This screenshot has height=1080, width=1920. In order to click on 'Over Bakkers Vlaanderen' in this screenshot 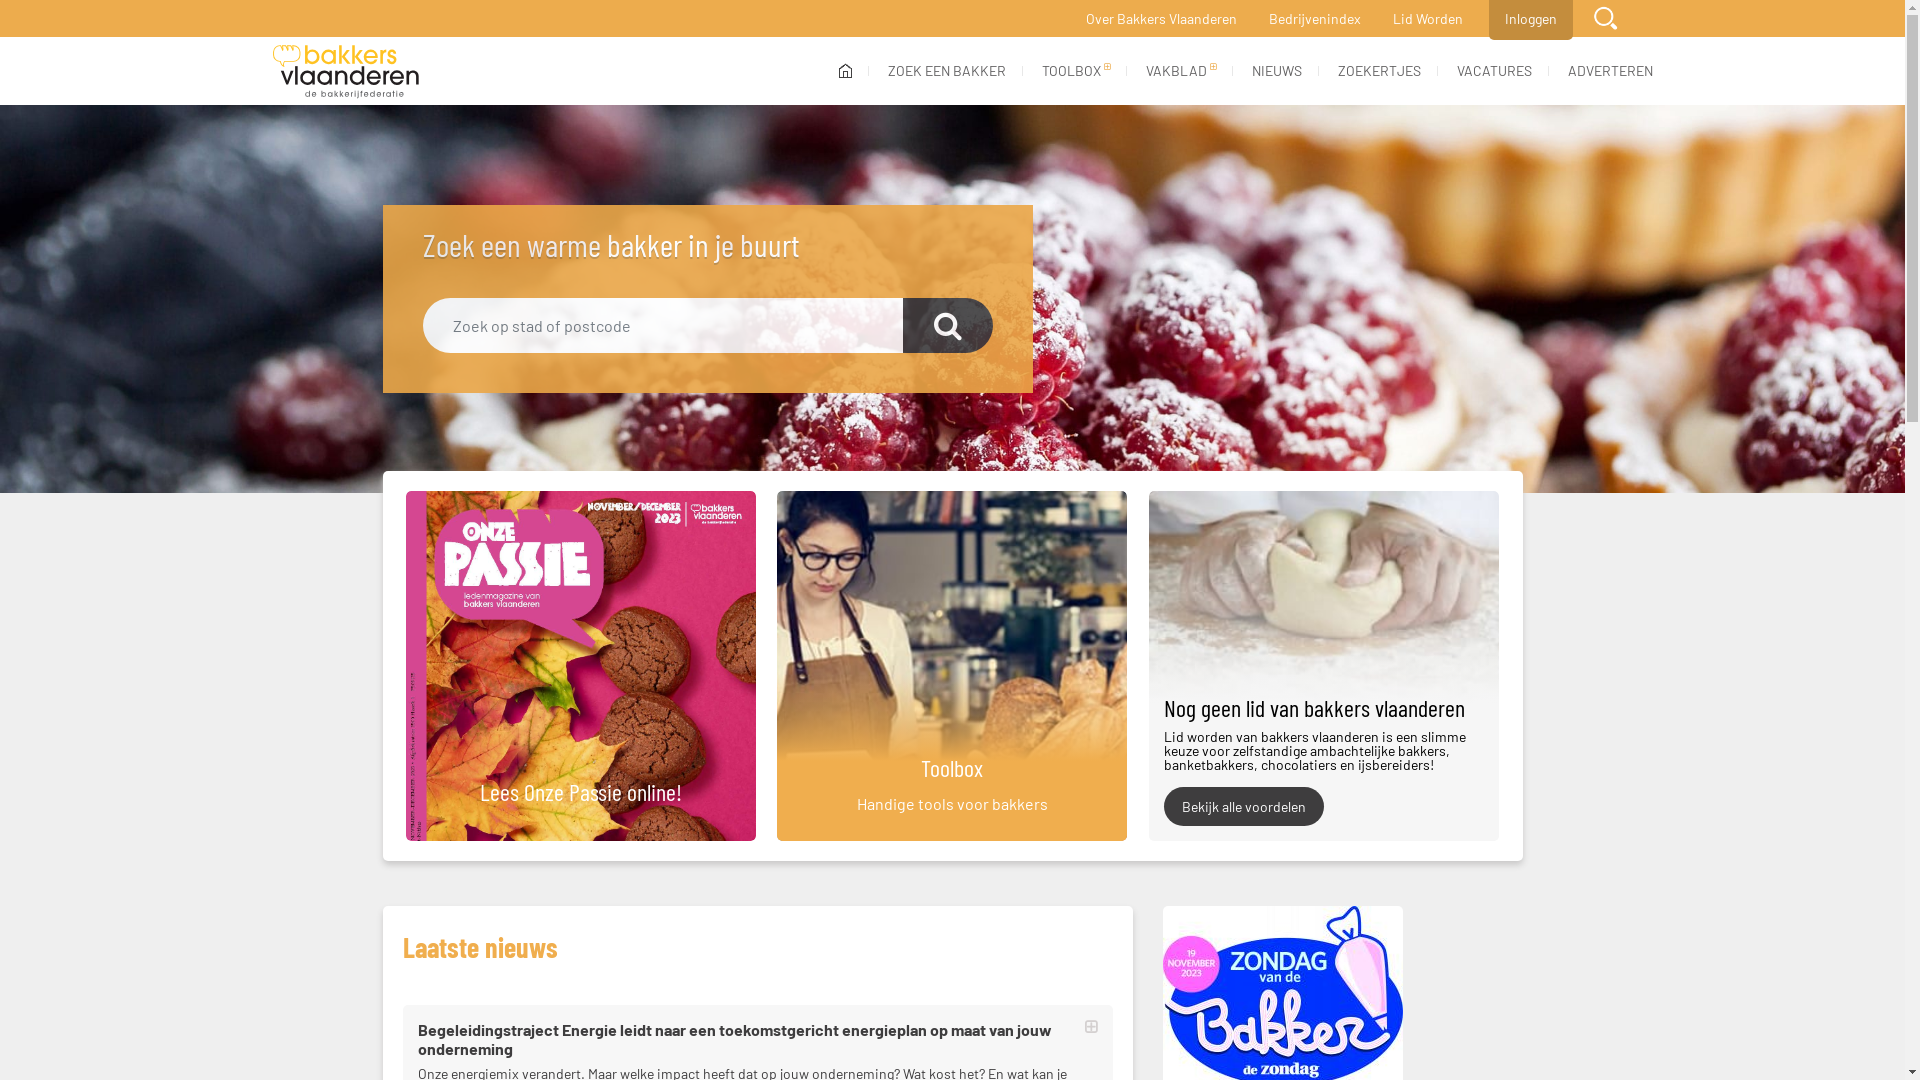, I will do `click(1161, 18)`.